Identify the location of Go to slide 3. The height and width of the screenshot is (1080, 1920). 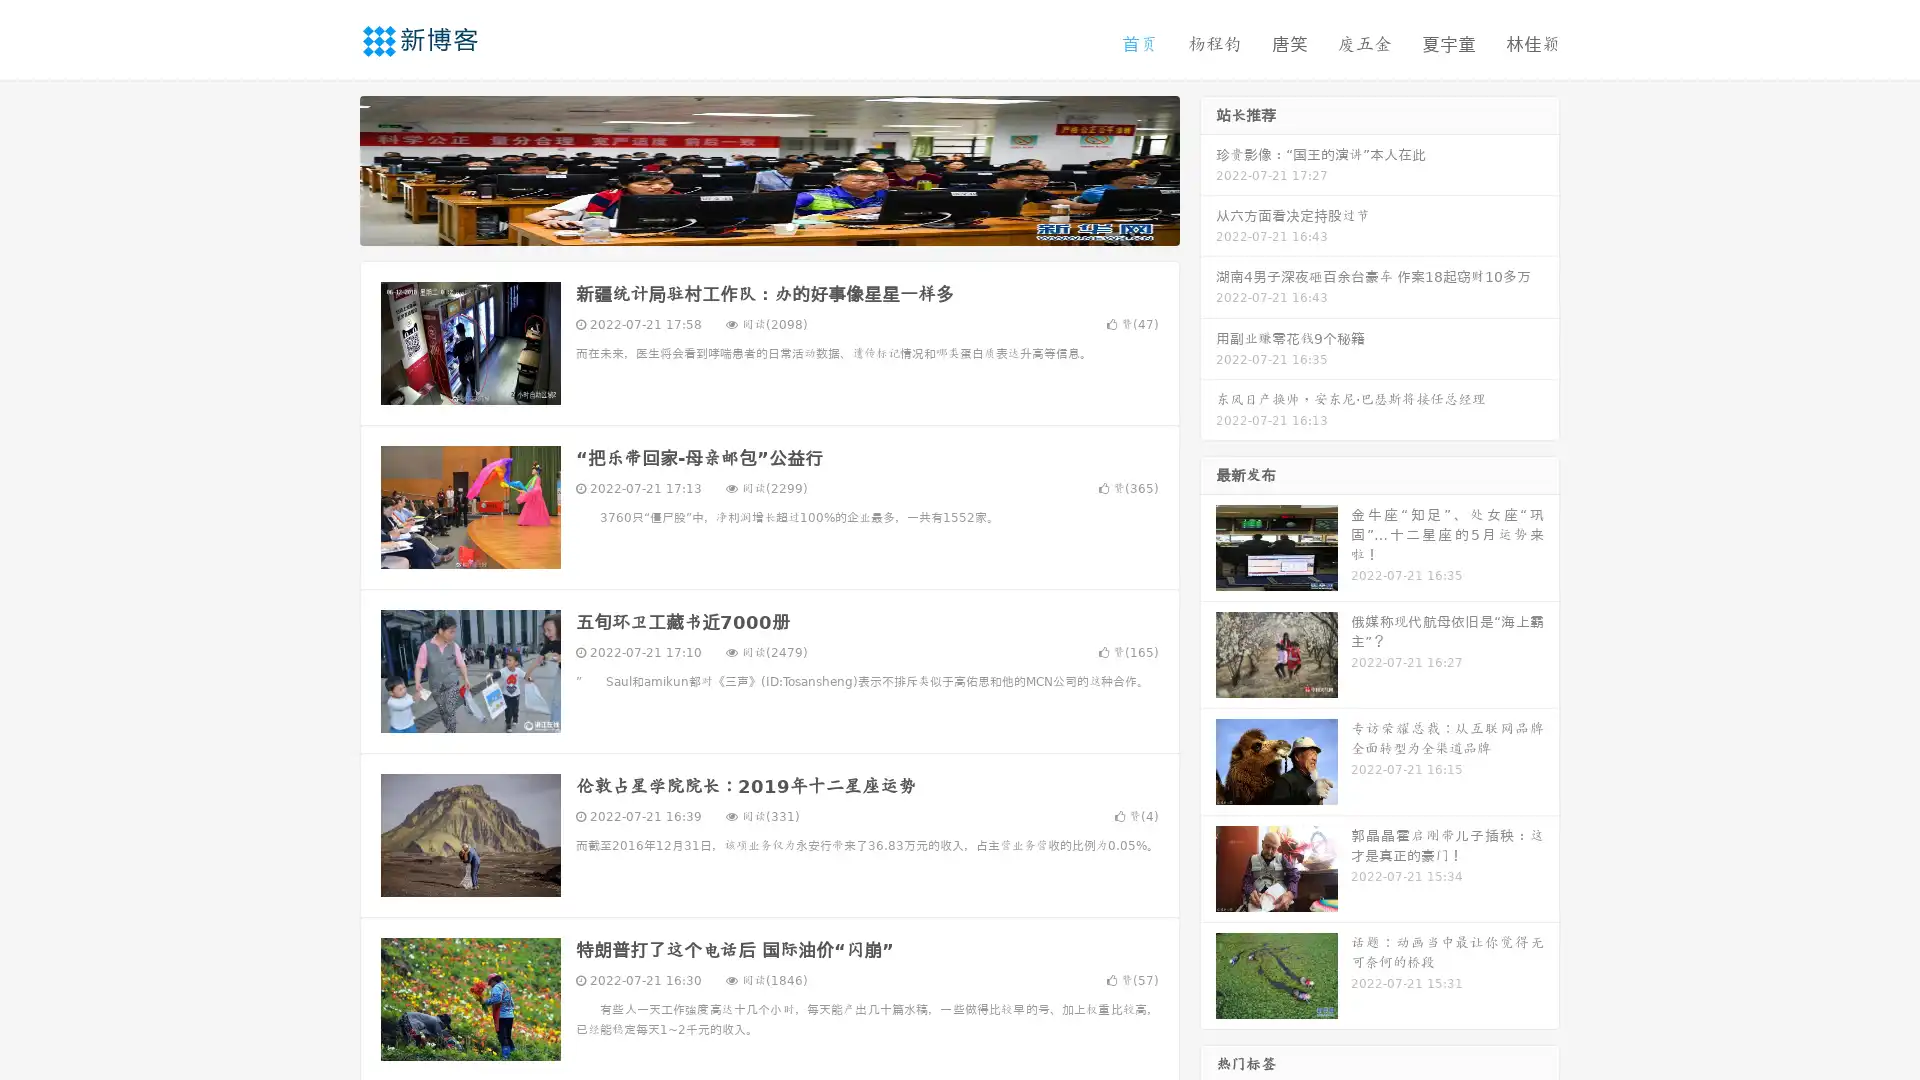
(789, 225).